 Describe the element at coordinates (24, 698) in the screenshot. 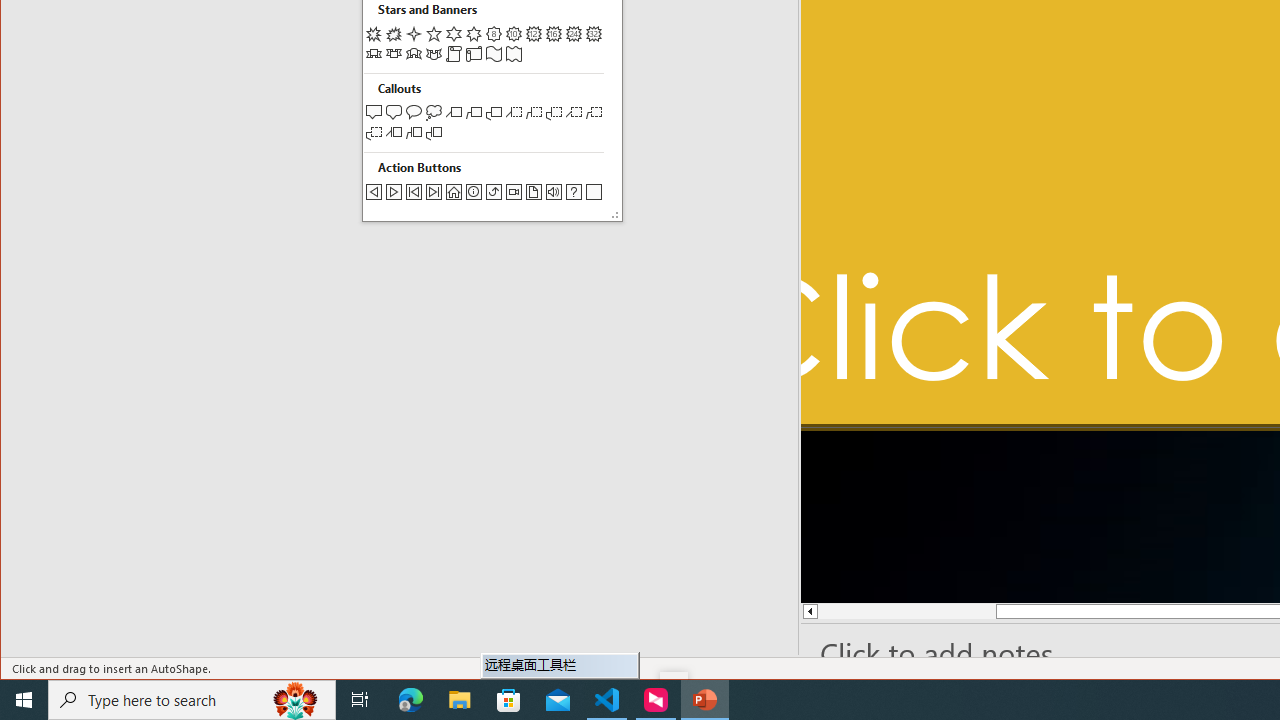

I see `'Start'` at that location.